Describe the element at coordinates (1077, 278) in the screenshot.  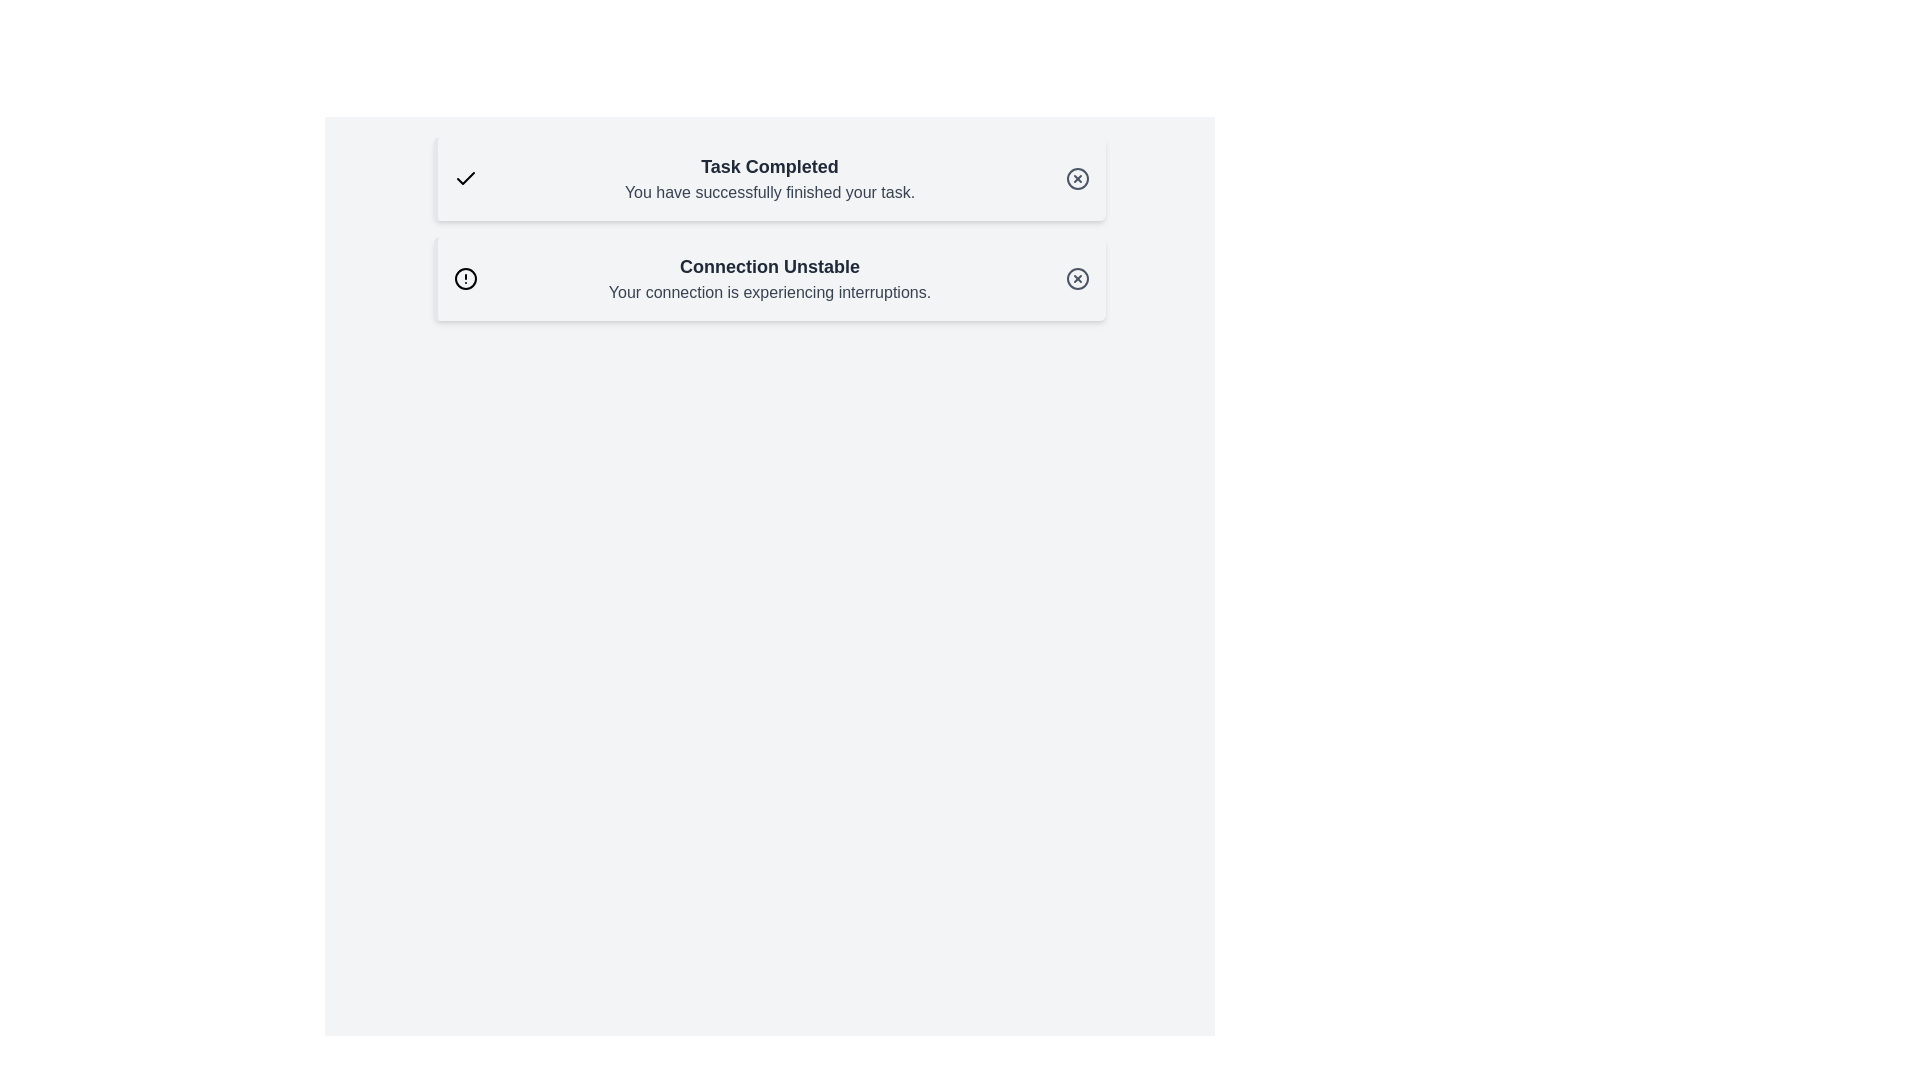
I see `the dismiss button located at the far-right edge of the notification component titled 'Connection Unstable'` at that location.